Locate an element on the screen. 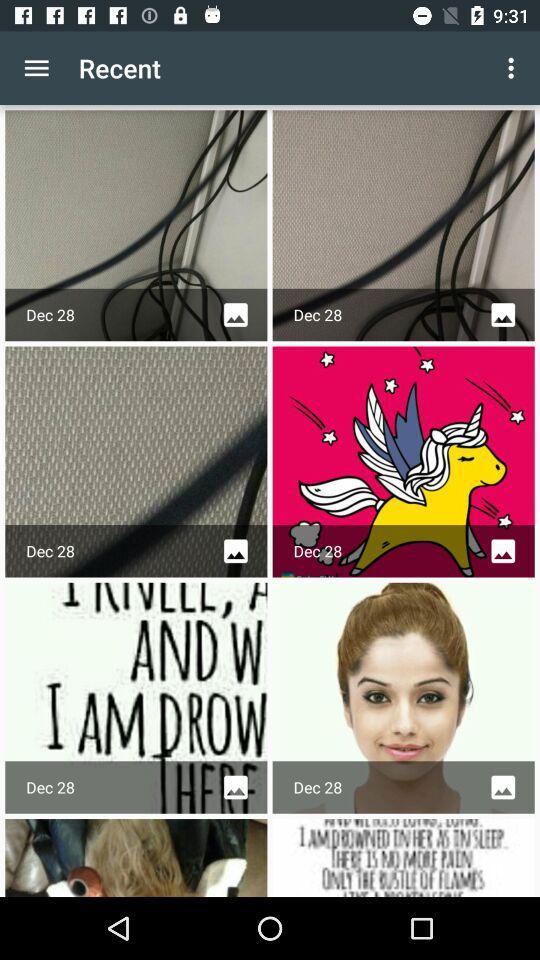 This screenshot has width=540, height=960. icon to the left of the recent icon is located at coordinates (36, 68).